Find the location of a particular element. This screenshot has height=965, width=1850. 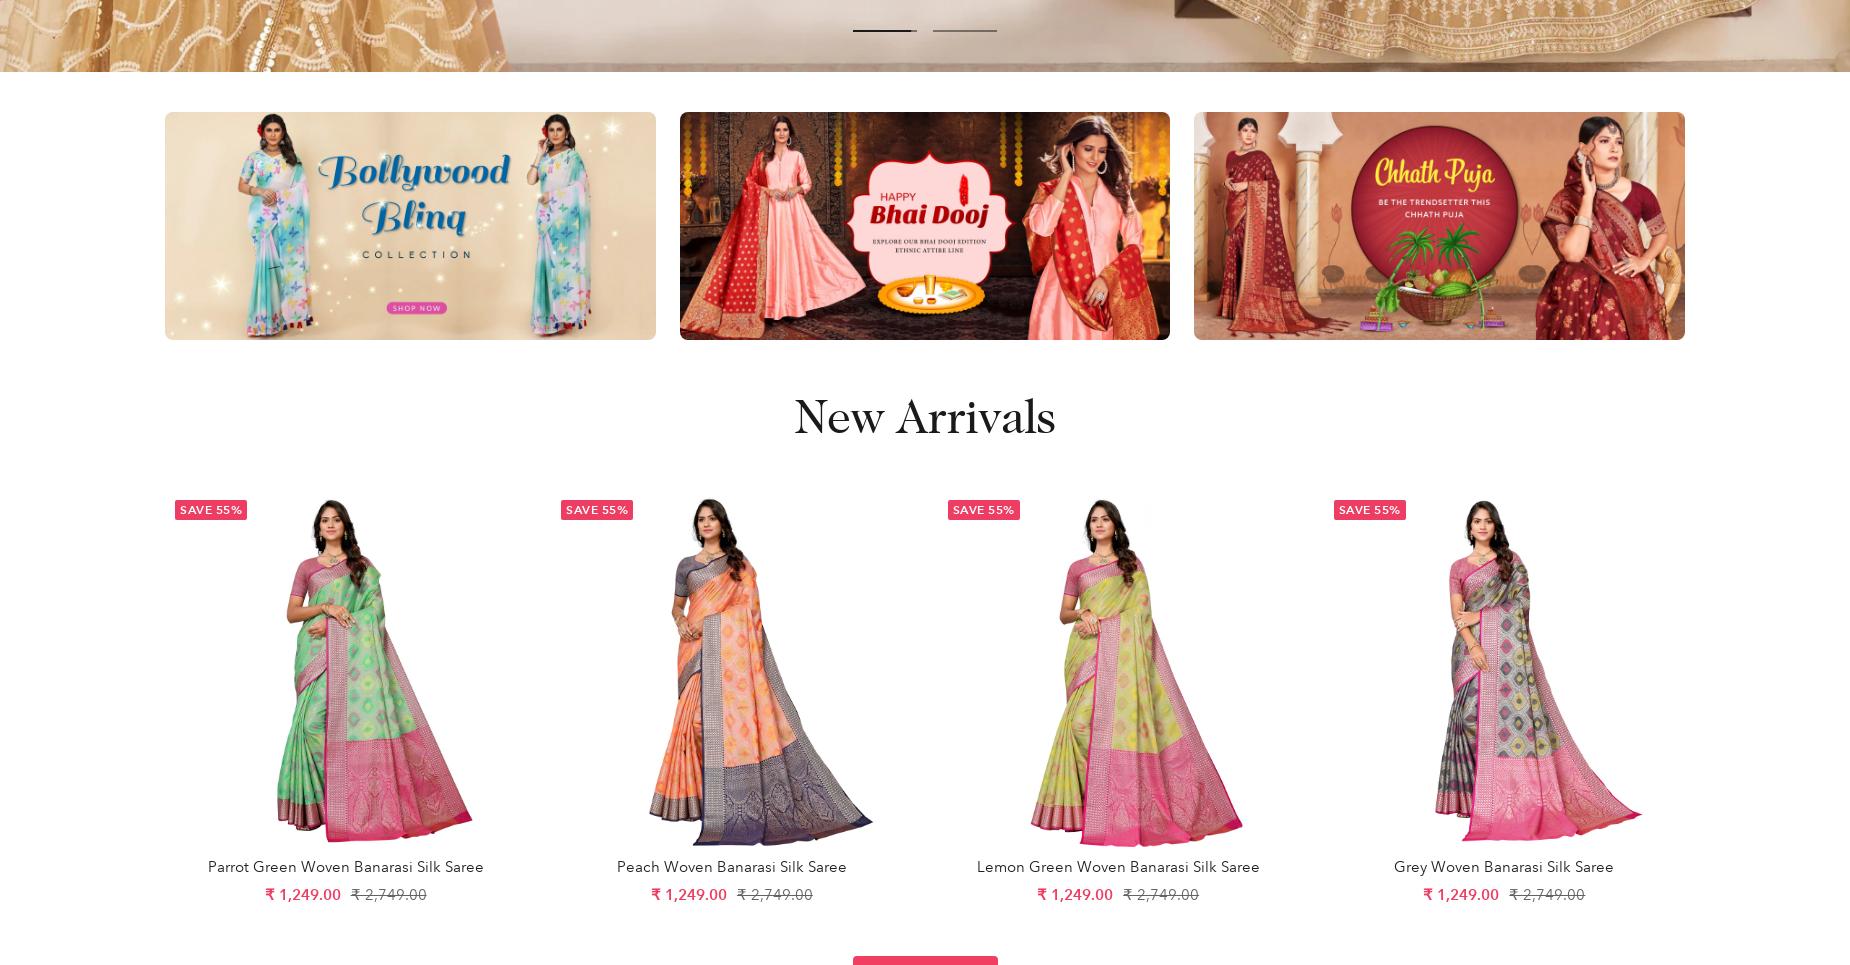

'Lemon Green Woven Banarasi Silk Saree' is located at coordinates (975, 865).